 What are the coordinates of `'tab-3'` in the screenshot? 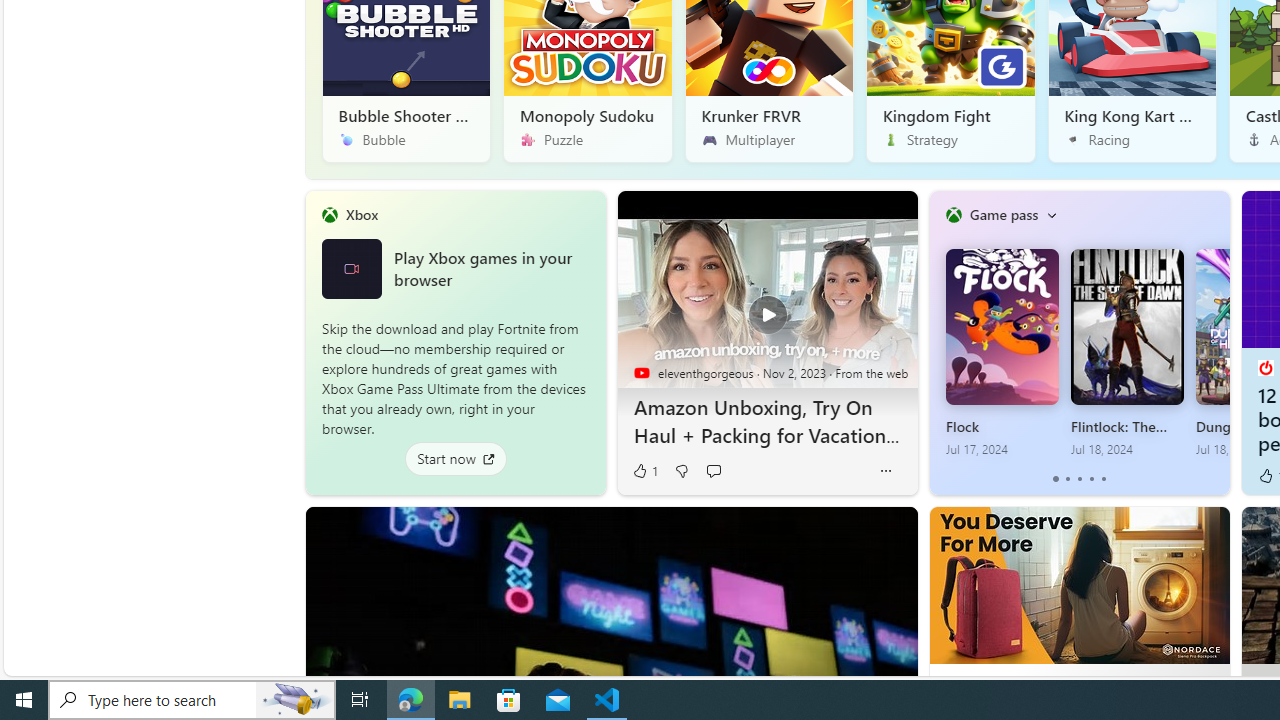 It's located at (1090, 479).